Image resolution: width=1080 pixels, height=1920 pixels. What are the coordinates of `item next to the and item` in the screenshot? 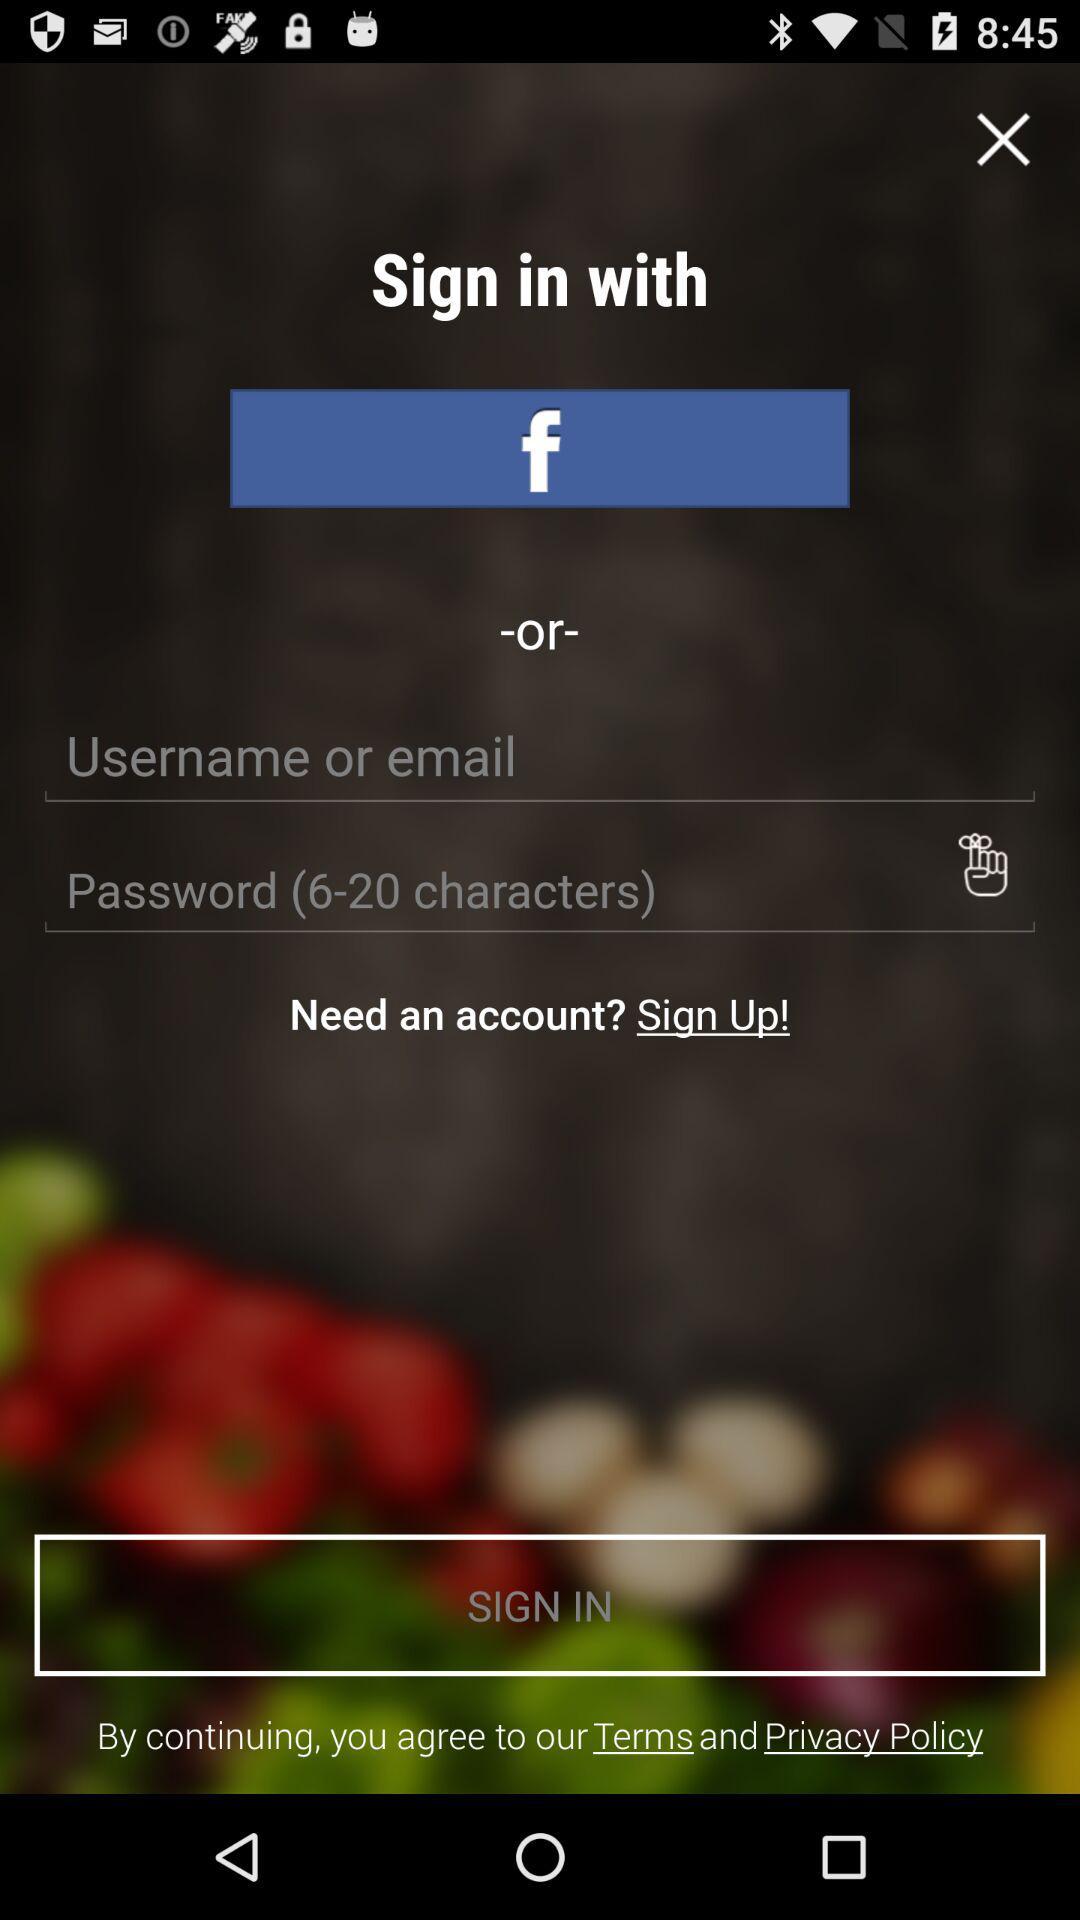 It's located at (872, 1734).